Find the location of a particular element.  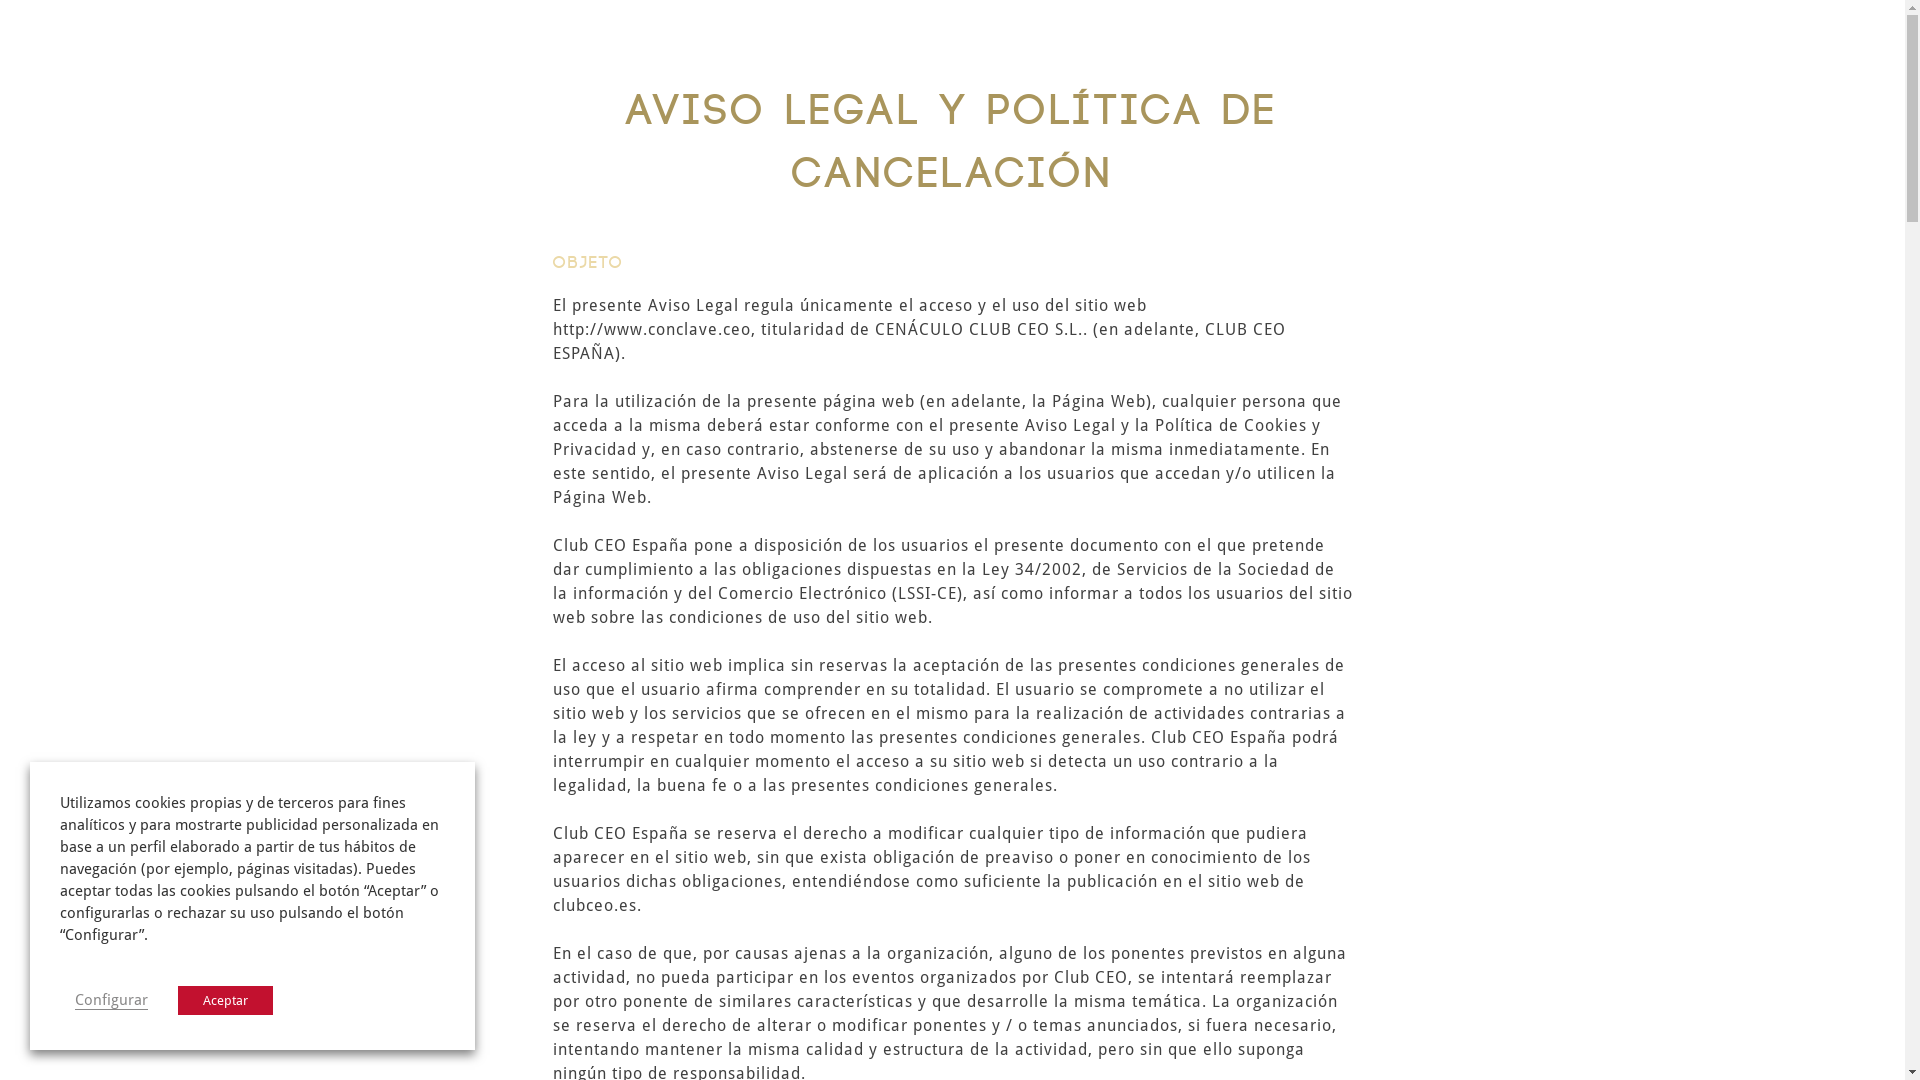

'Configurar' is located at coordinates (110, 1000).